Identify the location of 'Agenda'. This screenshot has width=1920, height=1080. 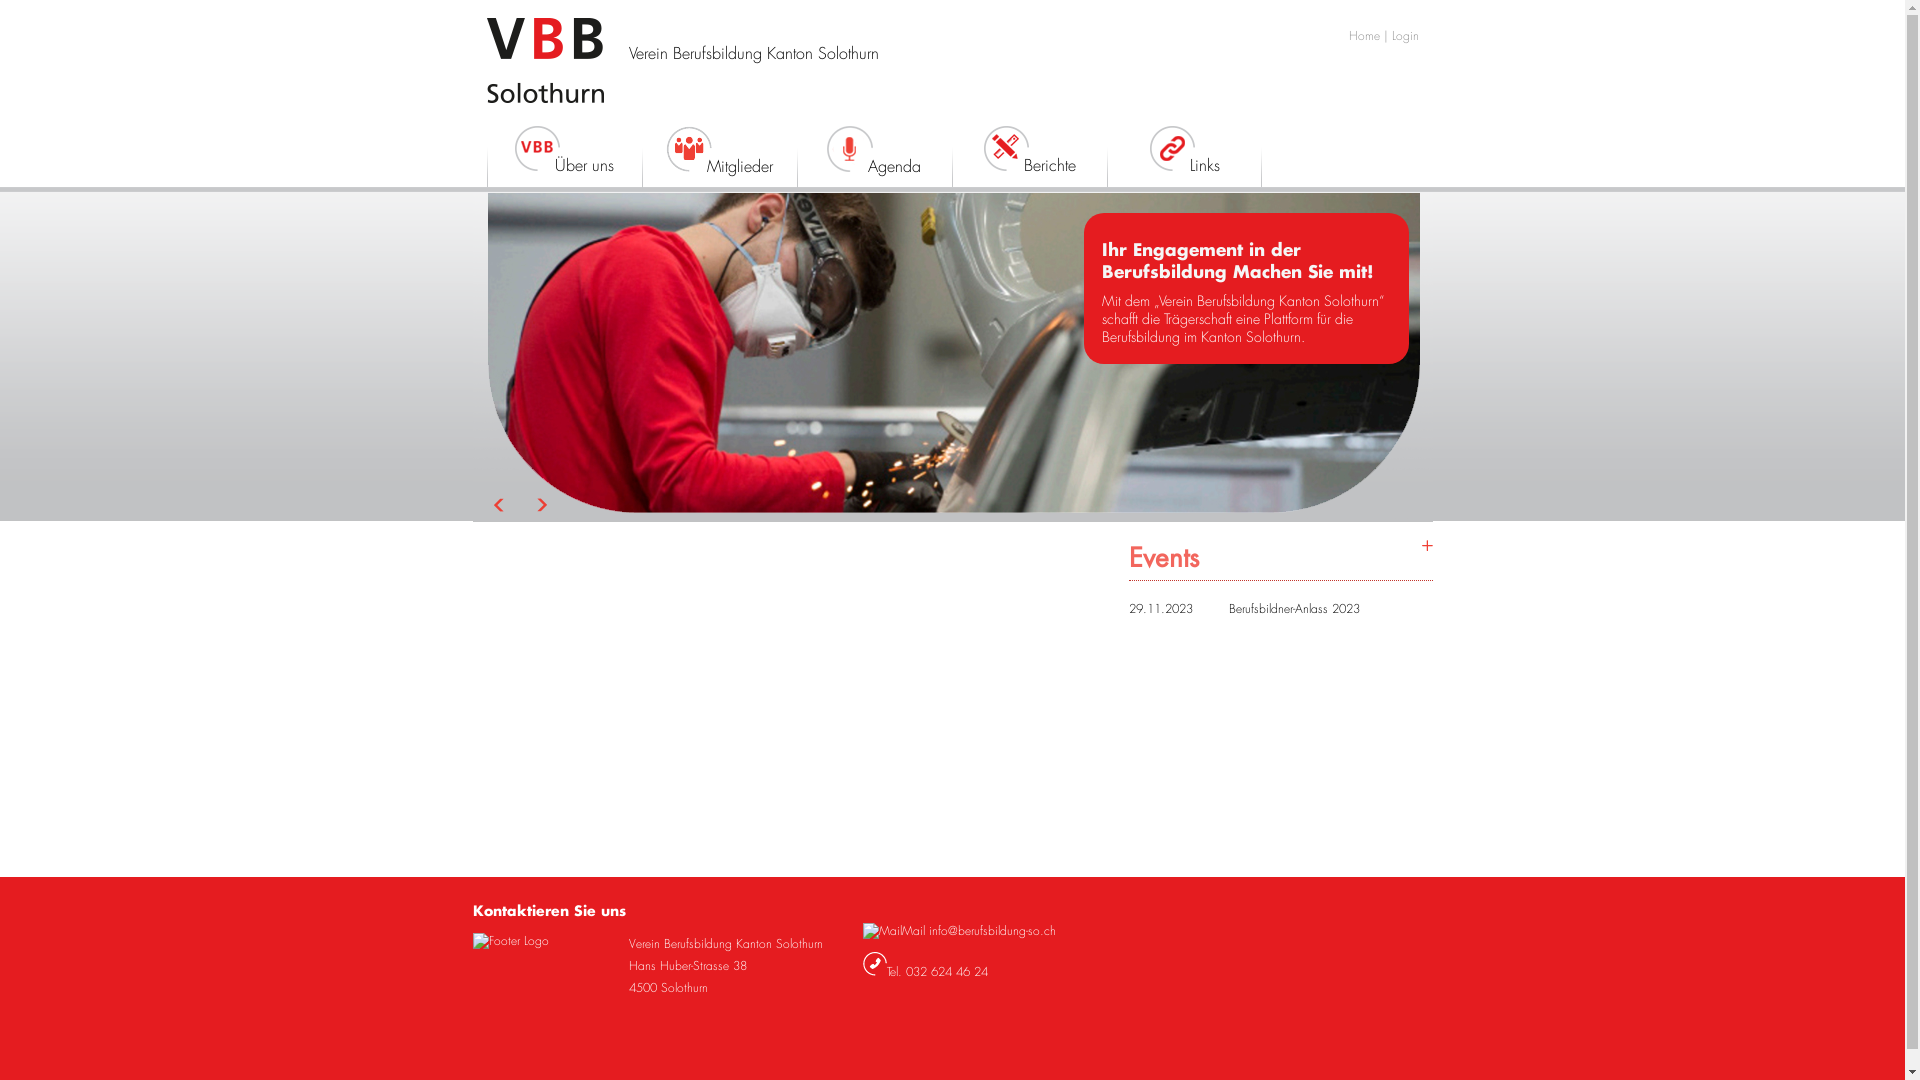
(849, 148).